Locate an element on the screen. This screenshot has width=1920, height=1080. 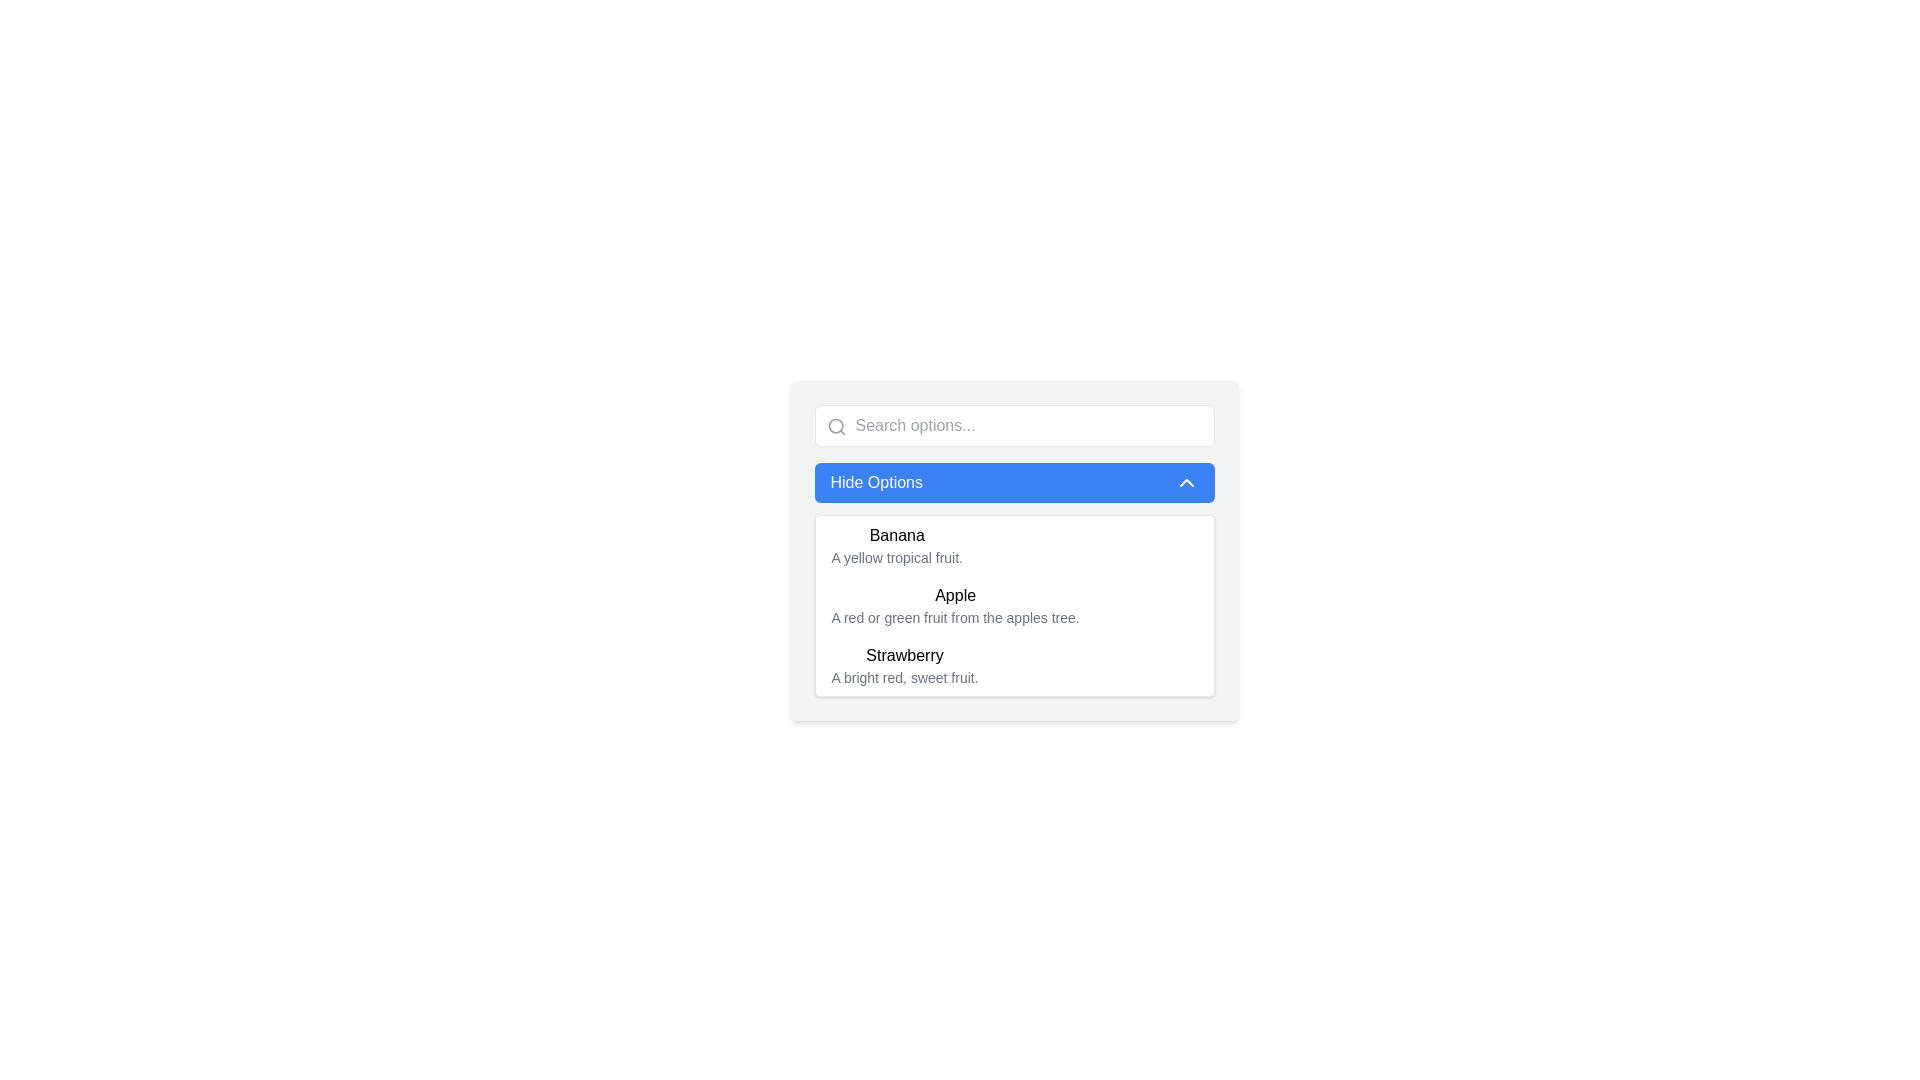
the descriptive text label for the second fruit item, located below the 'Strawberry' text, to learn more about it is located at coordinates (904, 677).